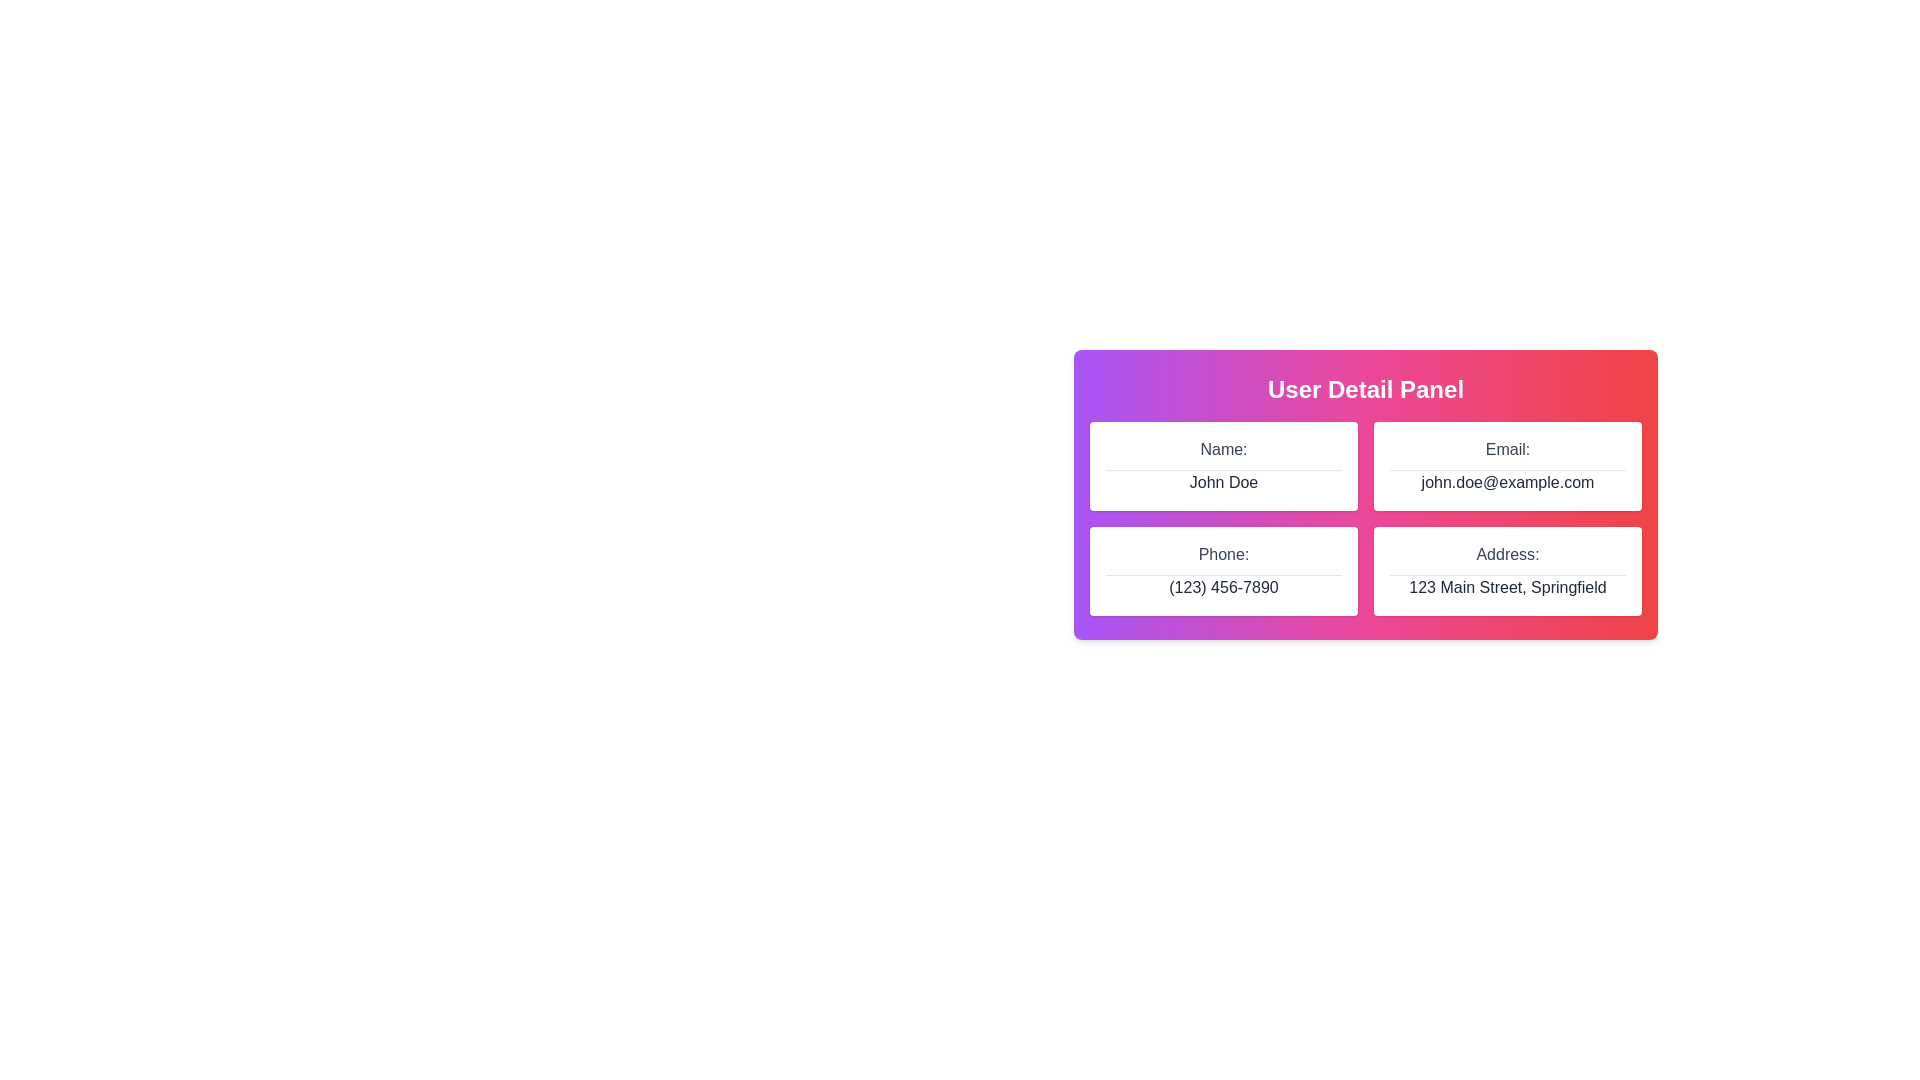 This screenshot has height=1080, width=1920. I want to click on address information from the informational card titled 'Address:' located at the bottom right side of the grid layout, so click(1507, 571).